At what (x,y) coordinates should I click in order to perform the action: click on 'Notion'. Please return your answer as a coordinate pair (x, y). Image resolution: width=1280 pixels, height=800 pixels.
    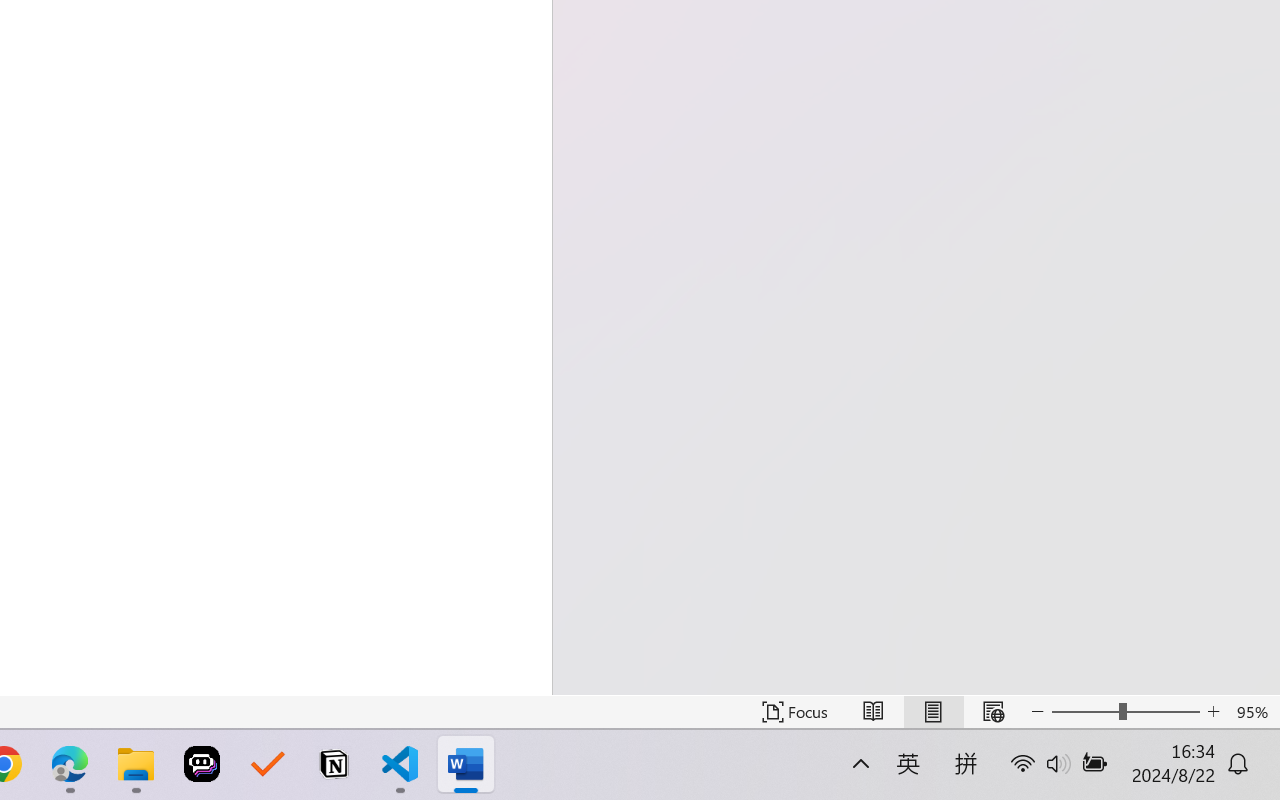
    Looking at the image, I should click on (334, 764).